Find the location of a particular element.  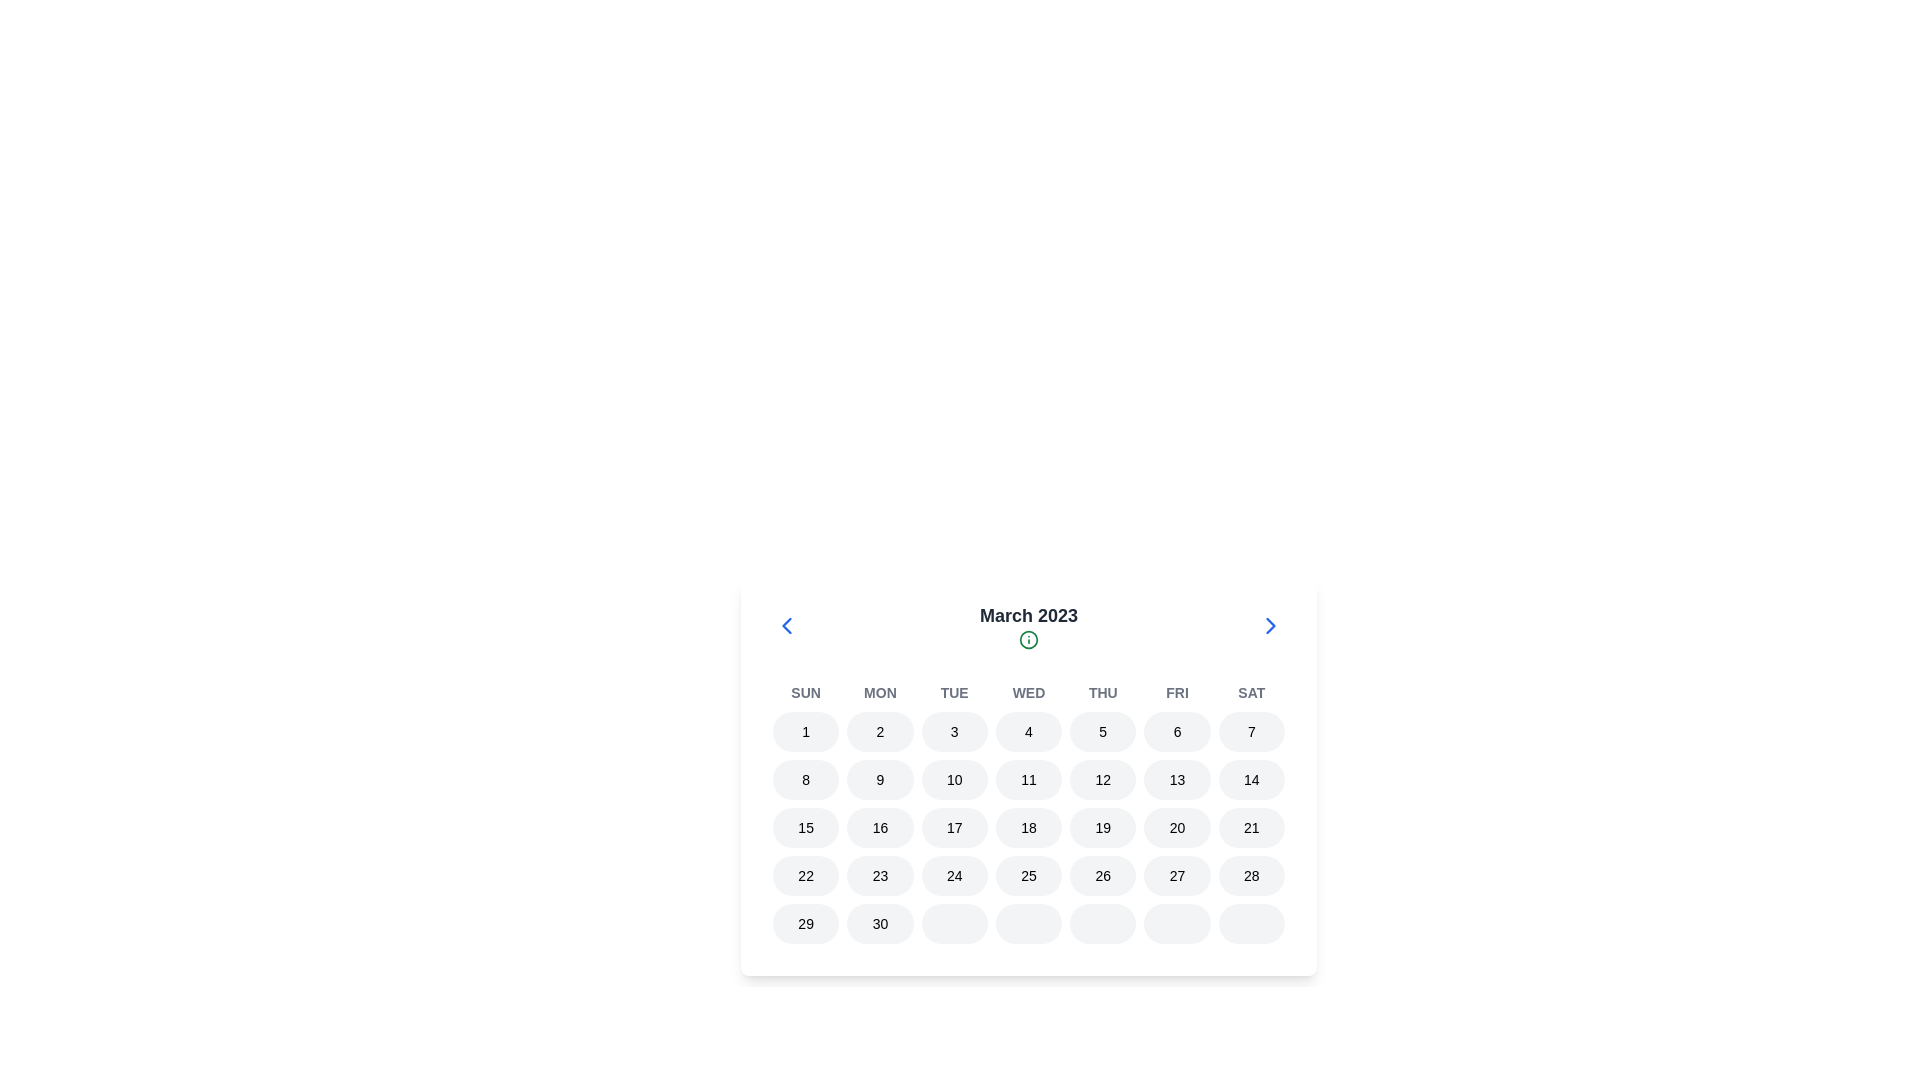

the circular marker with a light gray background and a black dot at its center located in the sixth column of the bottom-most row of the calendar grid is located at coordinates (1177, 924).